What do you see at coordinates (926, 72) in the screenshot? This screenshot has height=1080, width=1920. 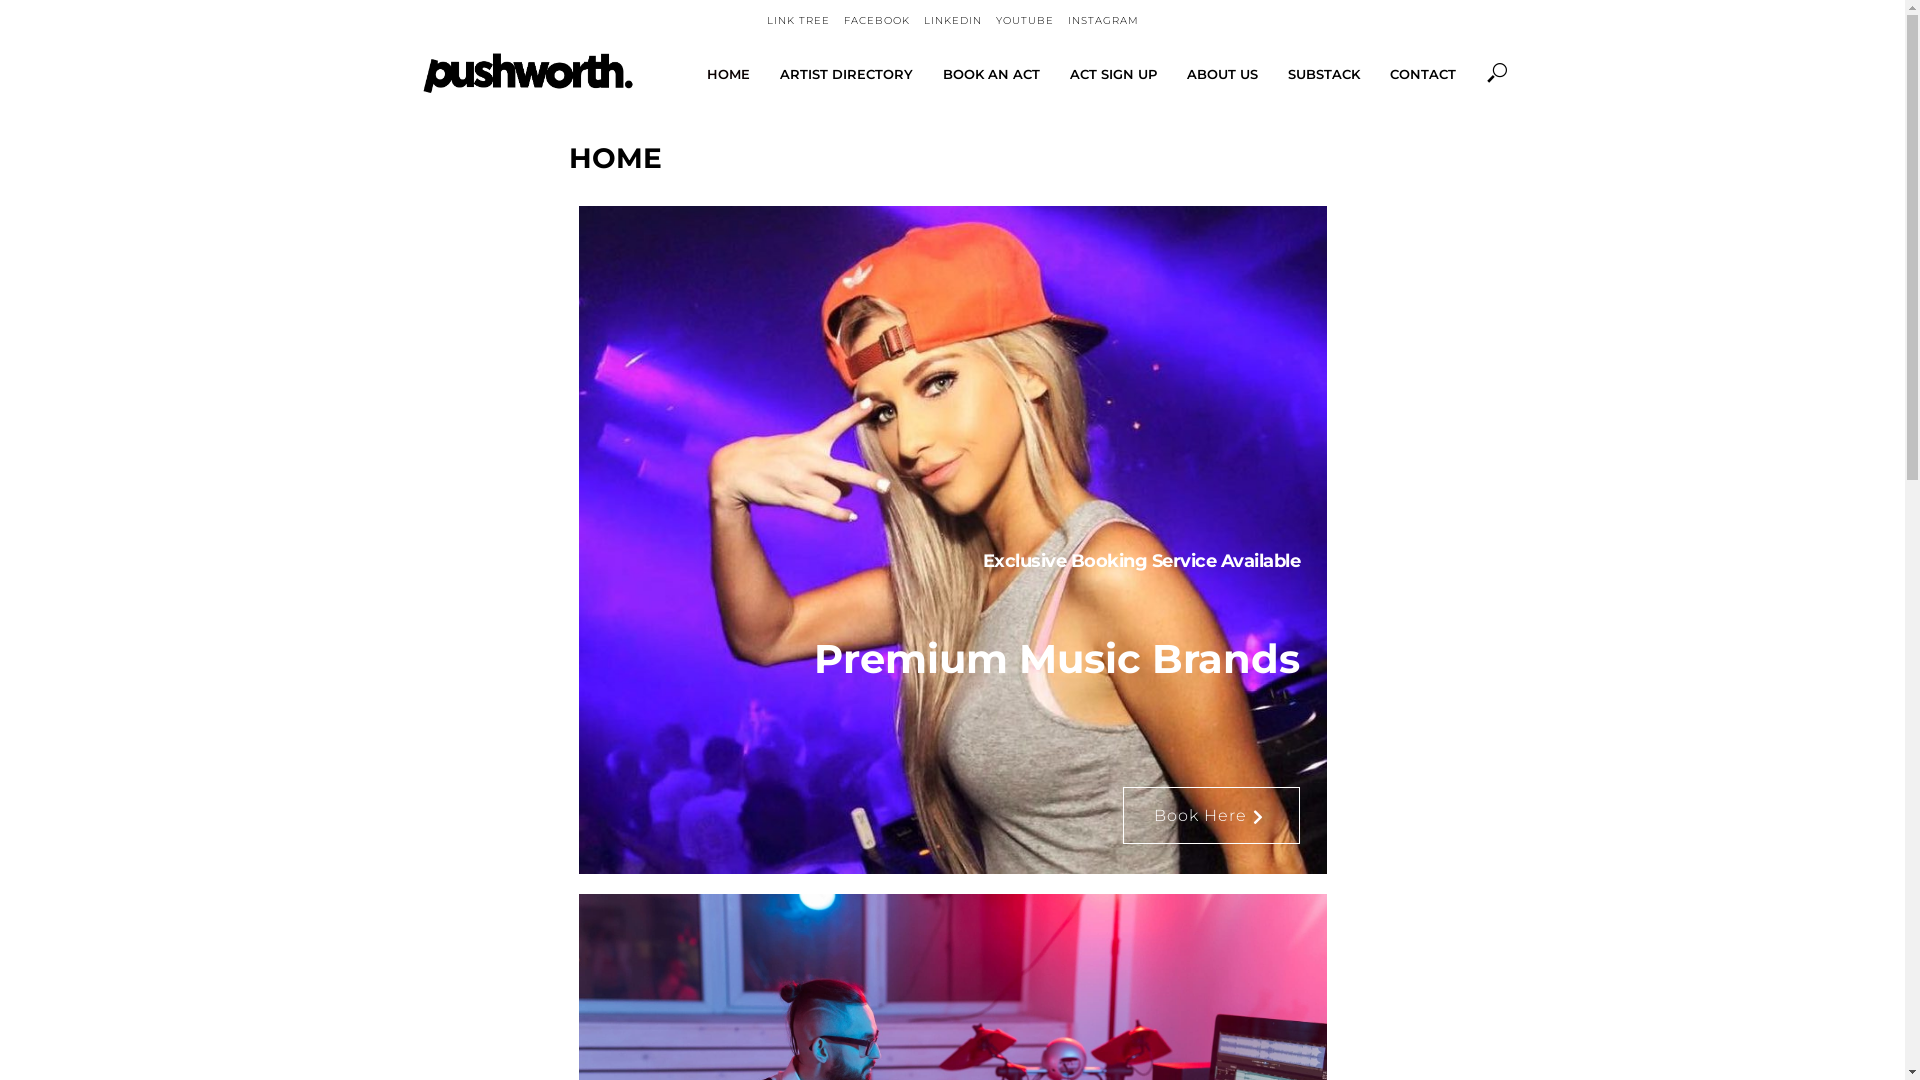 I see `'BOOK AN ACT'` at bounding box center [926, 72].